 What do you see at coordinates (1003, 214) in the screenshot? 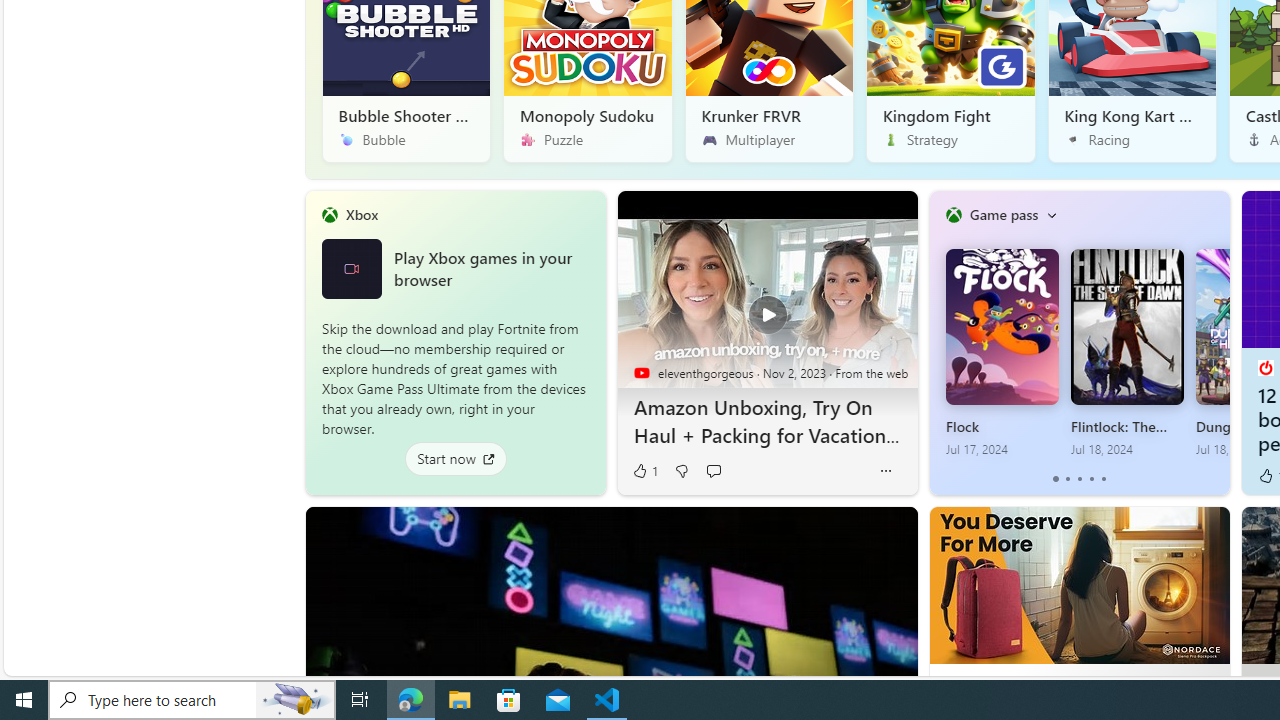
I see `'Game pass'` at bounding box center [1003, 214].